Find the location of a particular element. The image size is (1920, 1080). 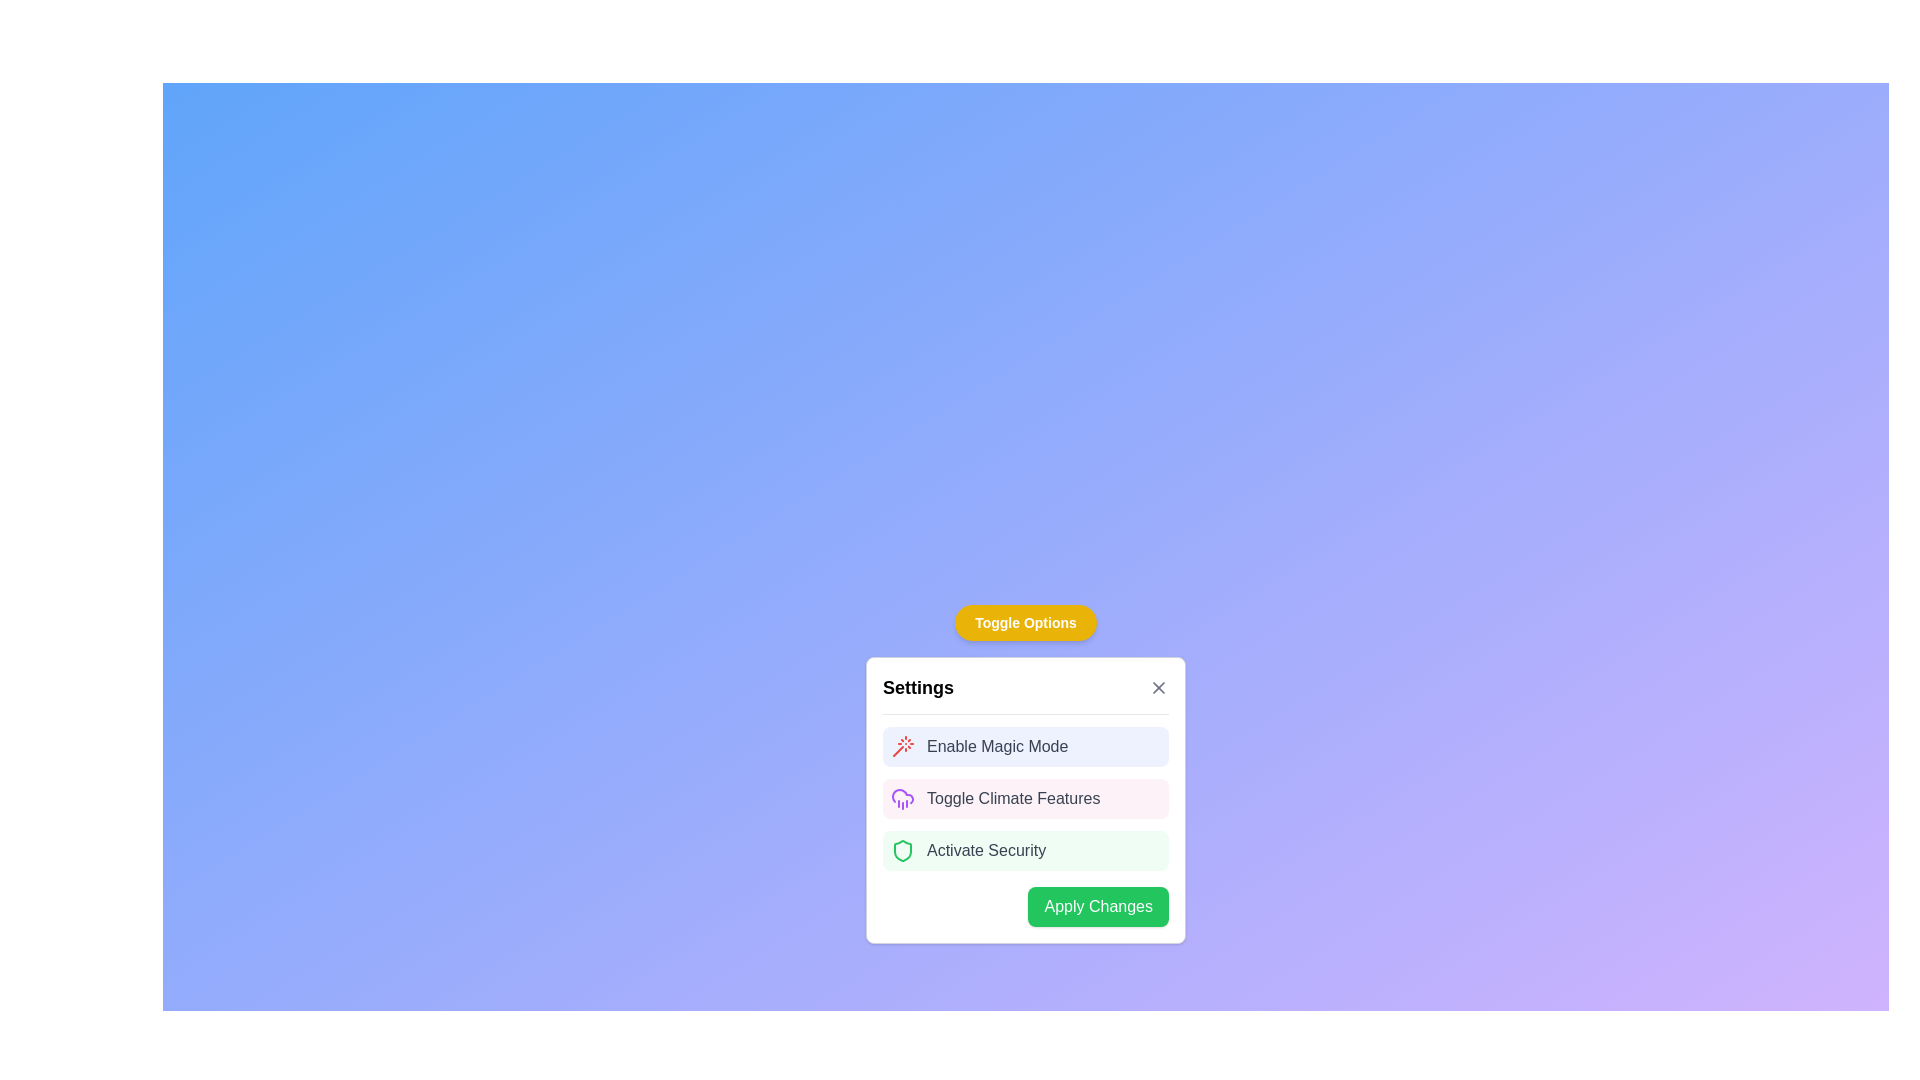

text label that describes the setting for toggling climate features, positioned beneath a purple cloud icon in the settings dialog box is located at coordinates (1013, 797).